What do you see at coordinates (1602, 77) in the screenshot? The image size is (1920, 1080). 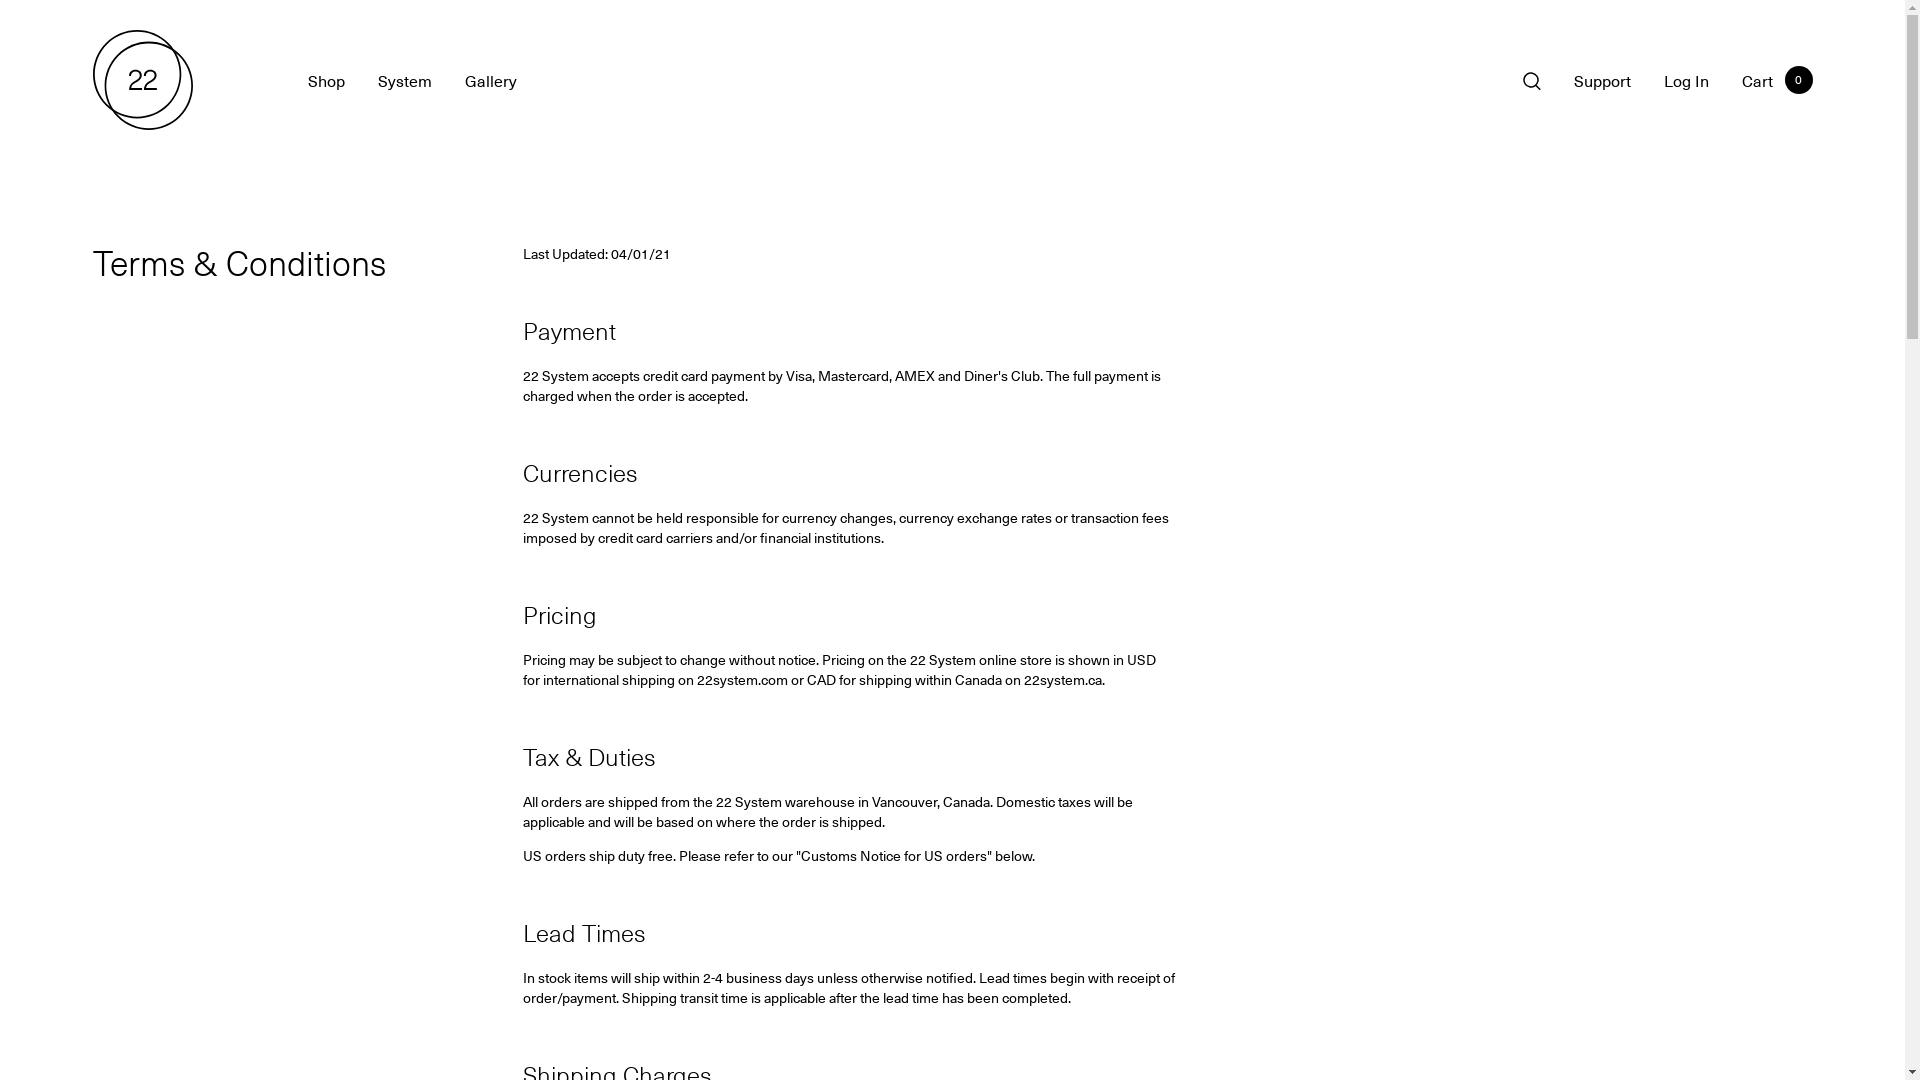 I see `'Support'` at bounding box center [1602, 77].